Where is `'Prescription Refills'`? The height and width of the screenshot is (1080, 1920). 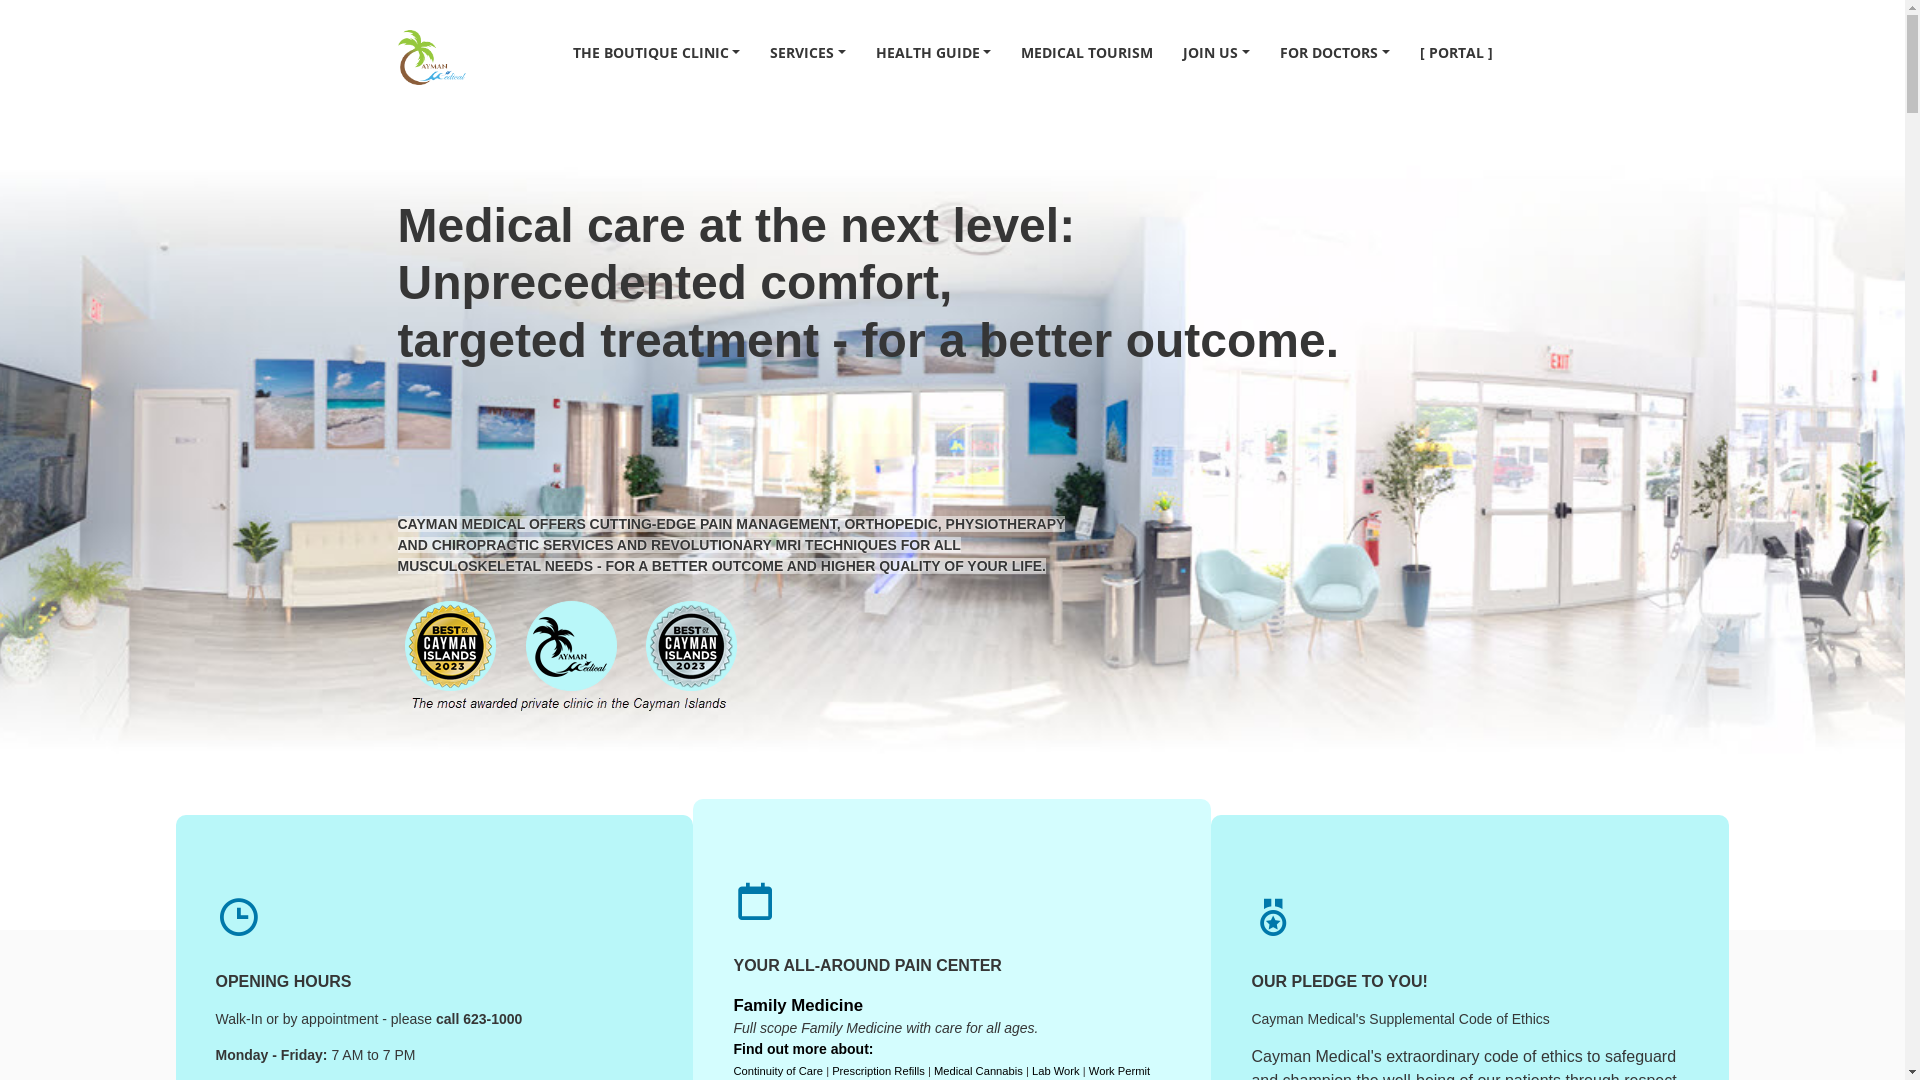
'Prescription Refills' is located at coordinates (831, 1070).